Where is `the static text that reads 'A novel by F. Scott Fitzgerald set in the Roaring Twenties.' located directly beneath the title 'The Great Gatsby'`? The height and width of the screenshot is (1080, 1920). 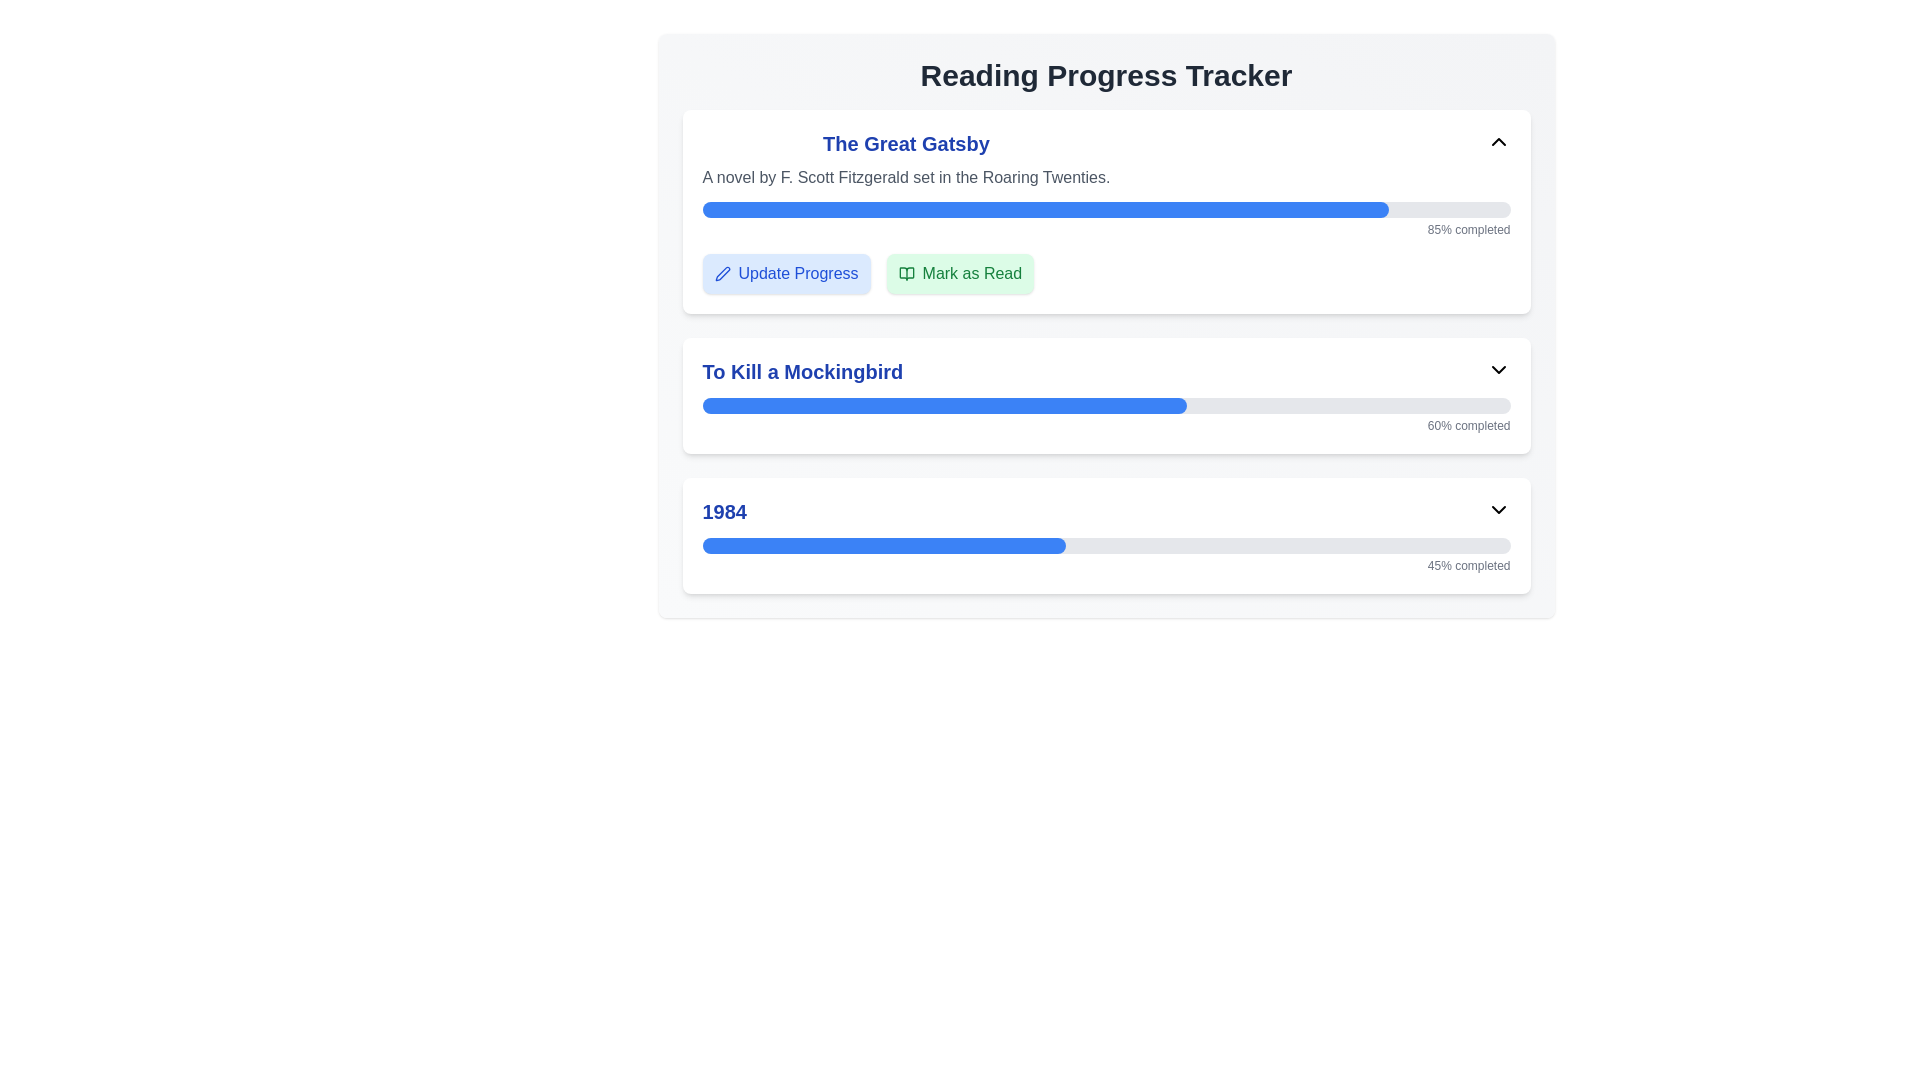 the static text that reads 'A novel by F. Scott Fitzgerald set in the Roaring Twenties.' located directly beneath the title 'The Great Gatsby' is located at coordinates (905, 176).